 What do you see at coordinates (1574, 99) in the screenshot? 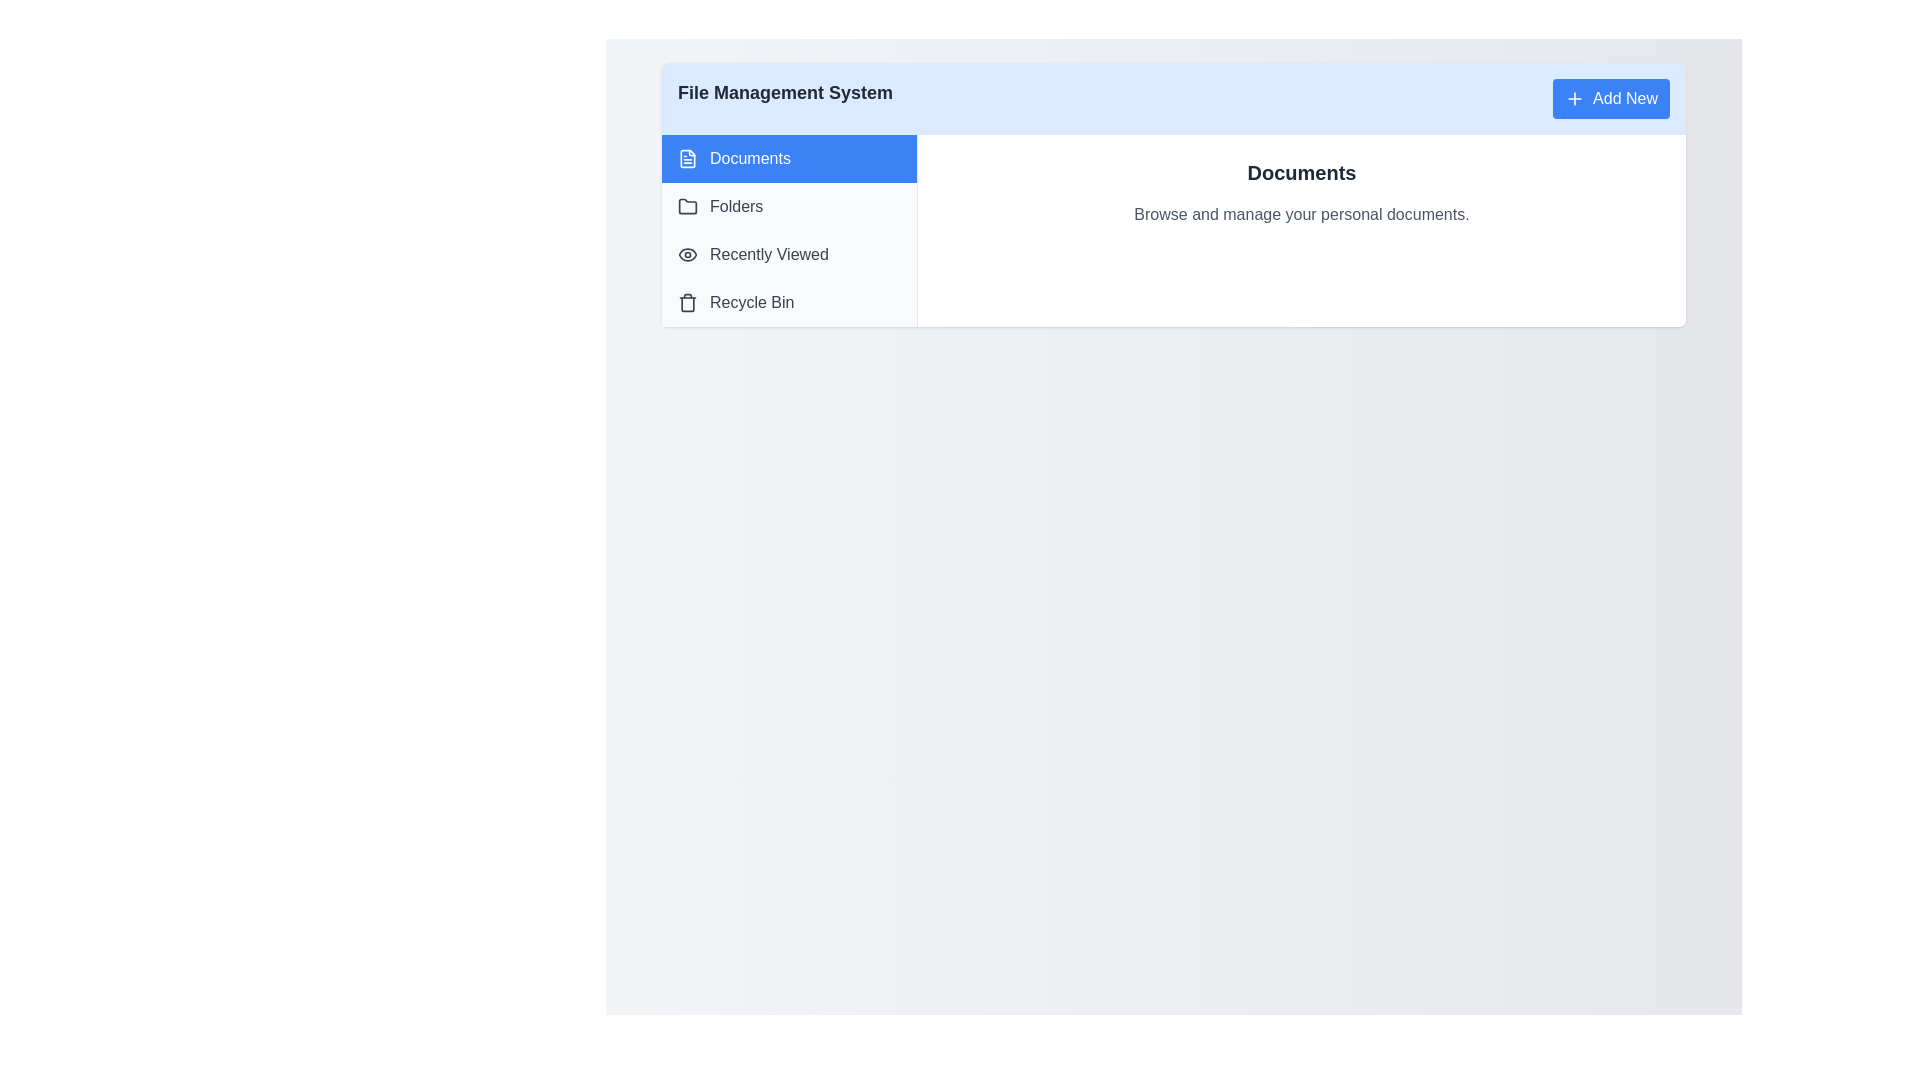
I see `the icon that represents the action of adding or creating a new entry, located in the top-right corner of the interface, leftmost in its button group` at bounding box center [1574, 99].